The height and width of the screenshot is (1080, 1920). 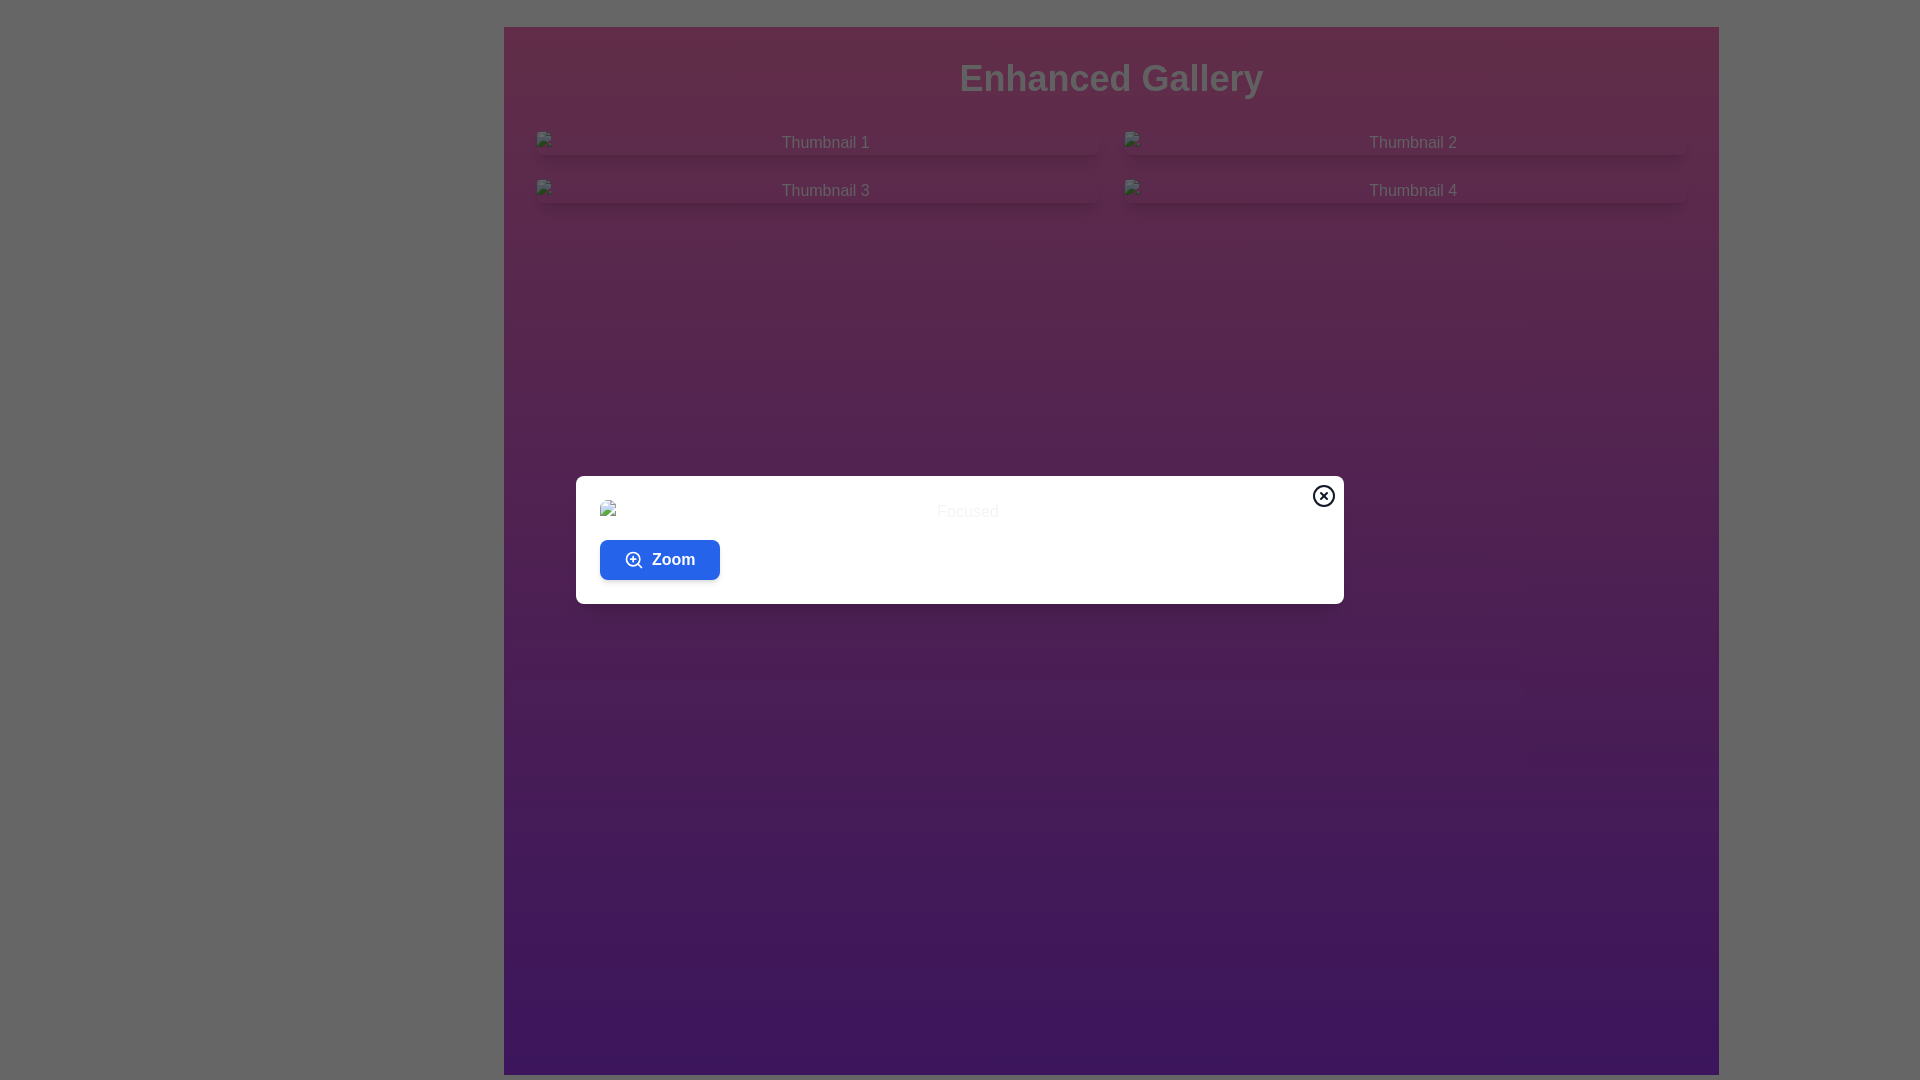 I want to click on the magnifying glass icon that contains the circular SVG element for zoom-in functionality, so click(x=632, y=559).